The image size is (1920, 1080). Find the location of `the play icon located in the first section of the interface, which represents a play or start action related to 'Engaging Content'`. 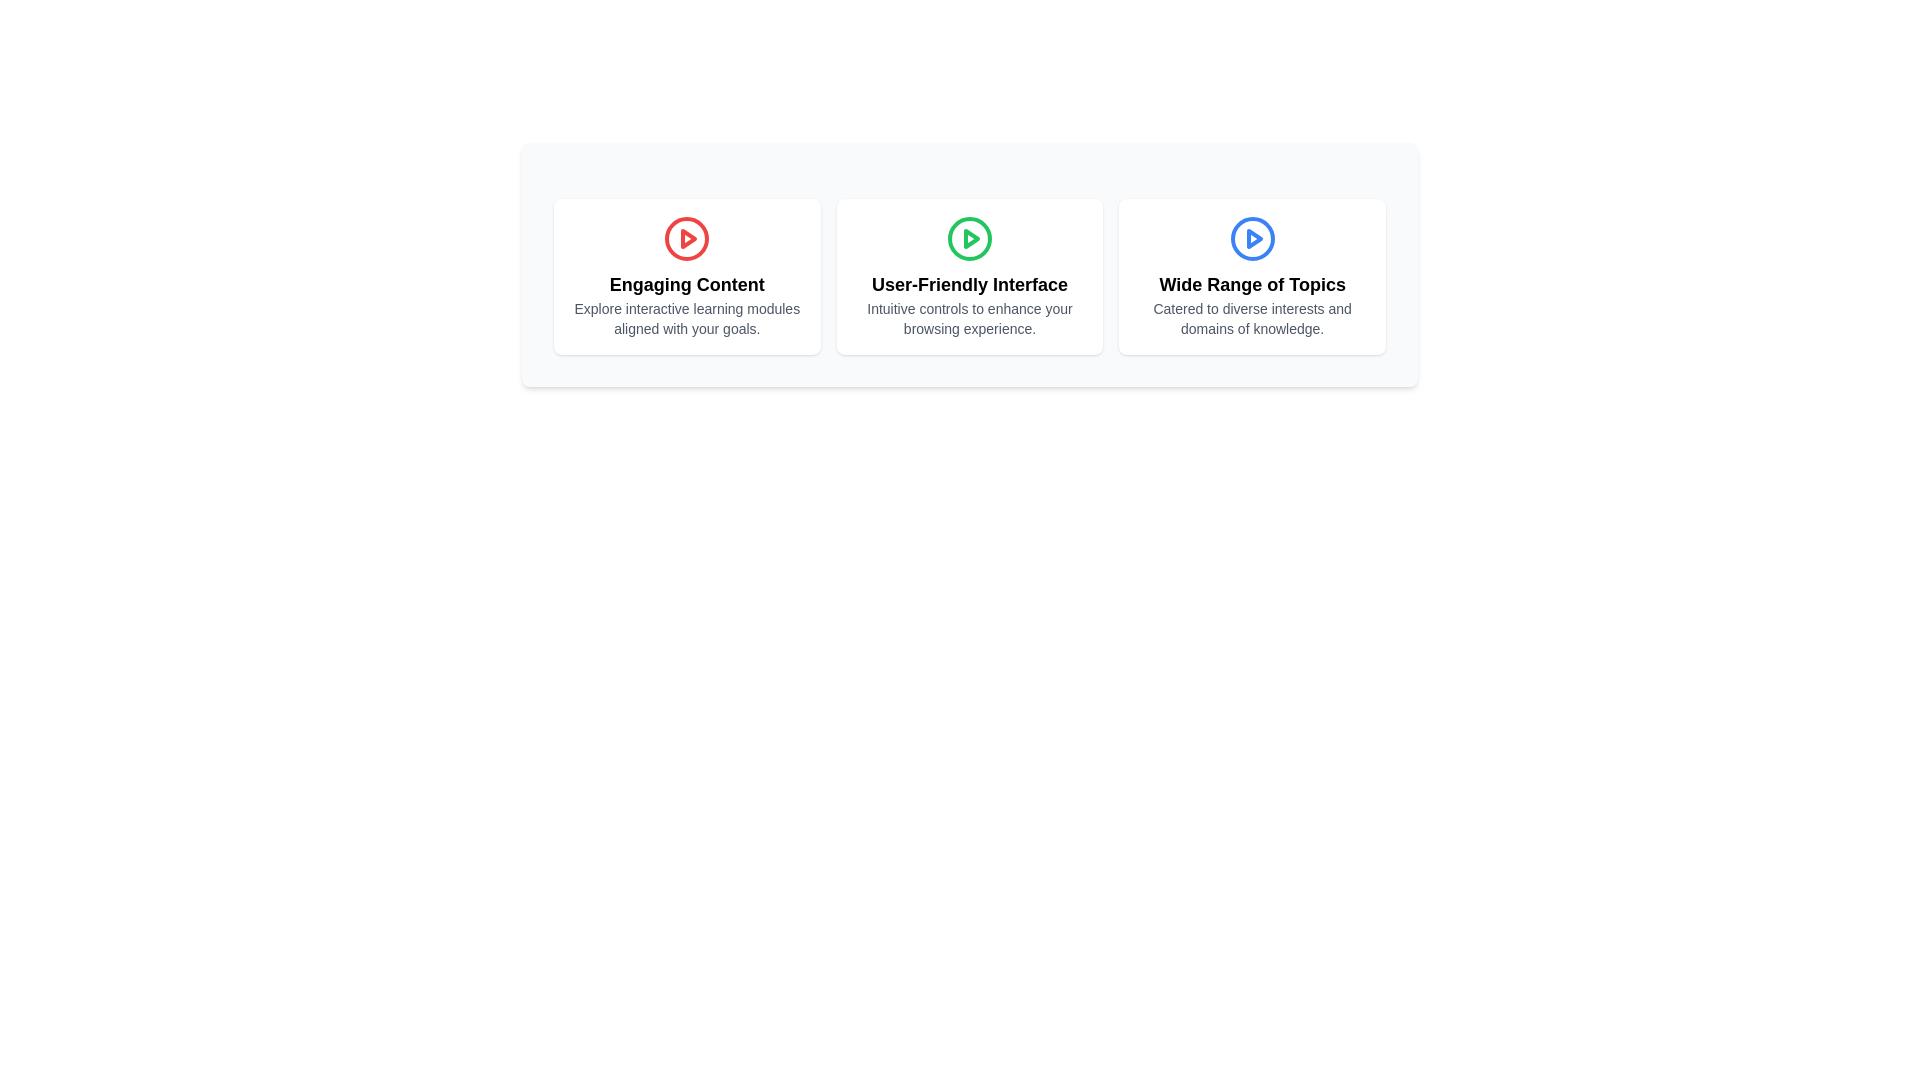

the play icon located in the first section of the interface, which represents a play or start action related to 'Engaging Content' is located at coordinates (689, 238).